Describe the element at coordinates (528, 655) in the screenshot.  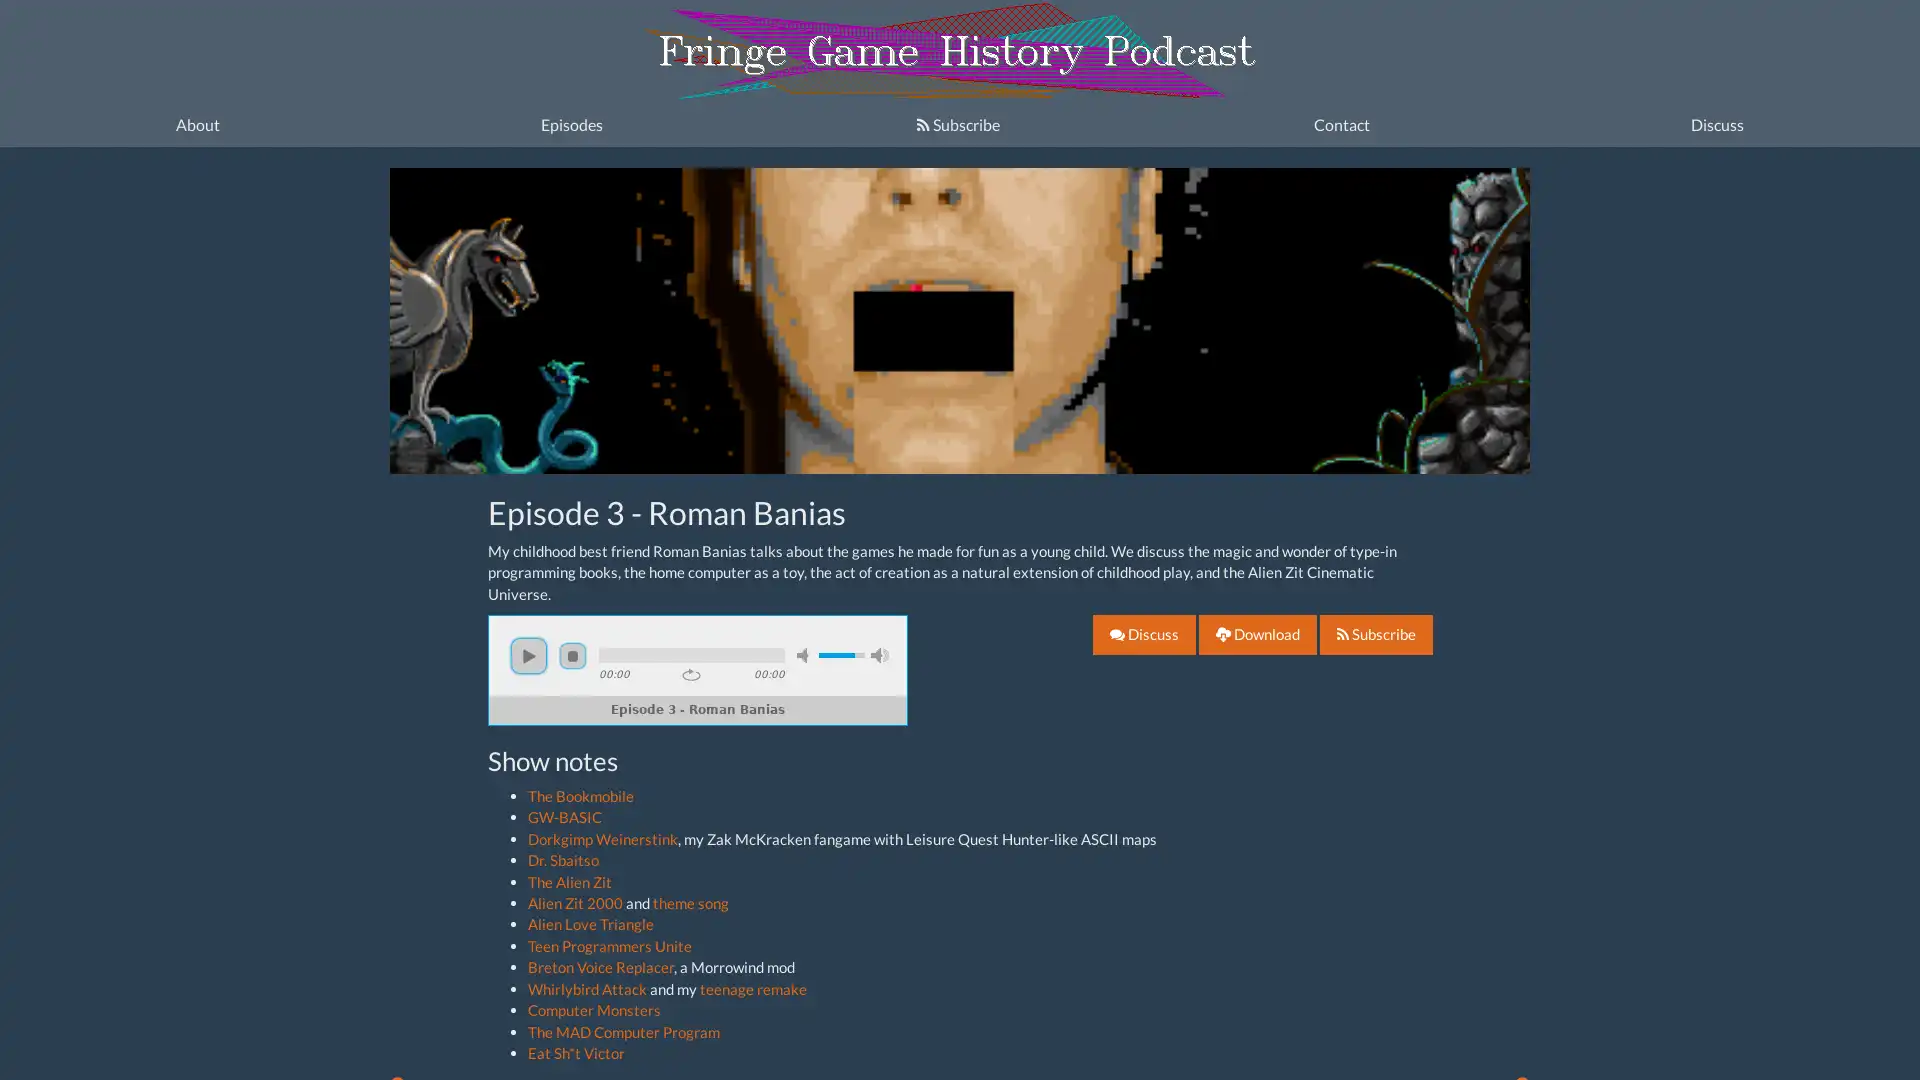
I see `play` at that location.